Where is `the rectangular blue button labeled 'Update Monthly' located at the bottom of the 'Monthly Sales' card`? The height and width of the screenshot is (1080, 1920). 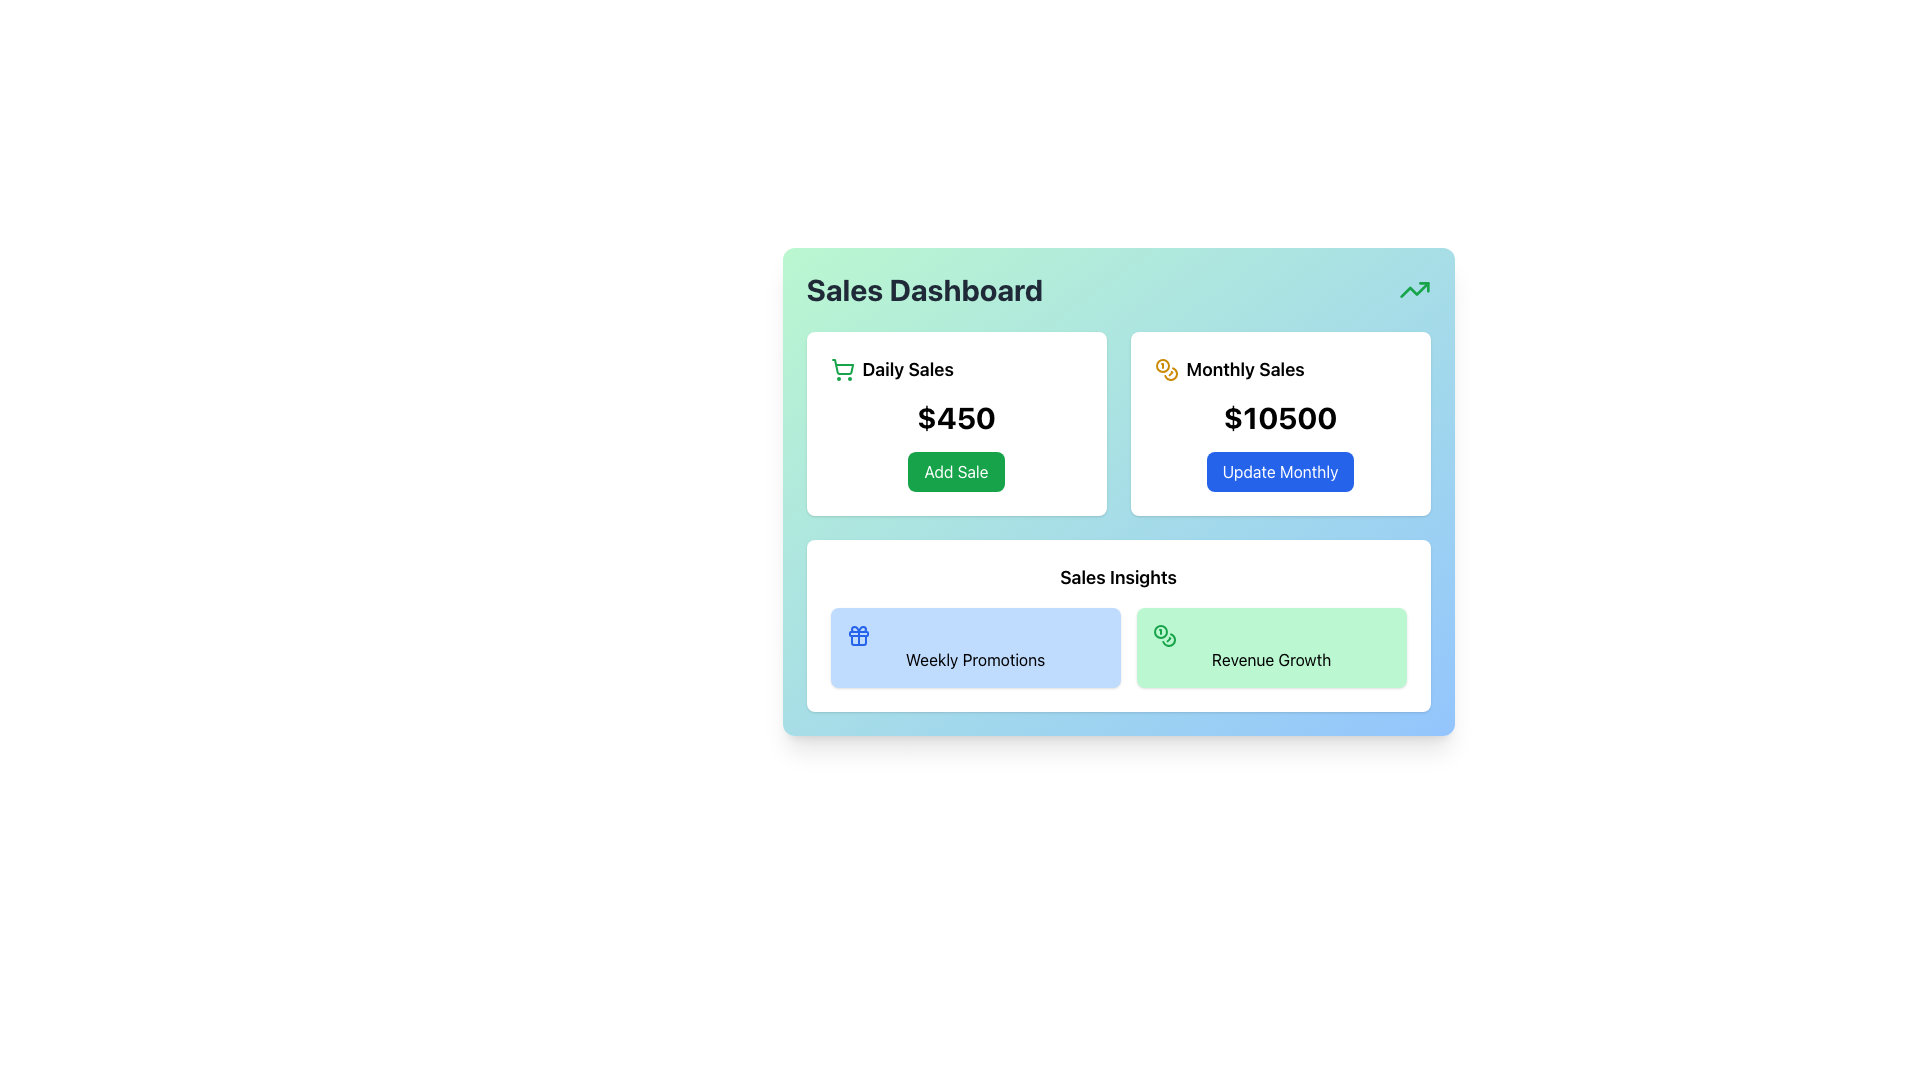 the rectangular blue button labeled 'Update Monthly' located at the bottom of the 'Monthly Sales' card is located at coordinates (1280, 471).